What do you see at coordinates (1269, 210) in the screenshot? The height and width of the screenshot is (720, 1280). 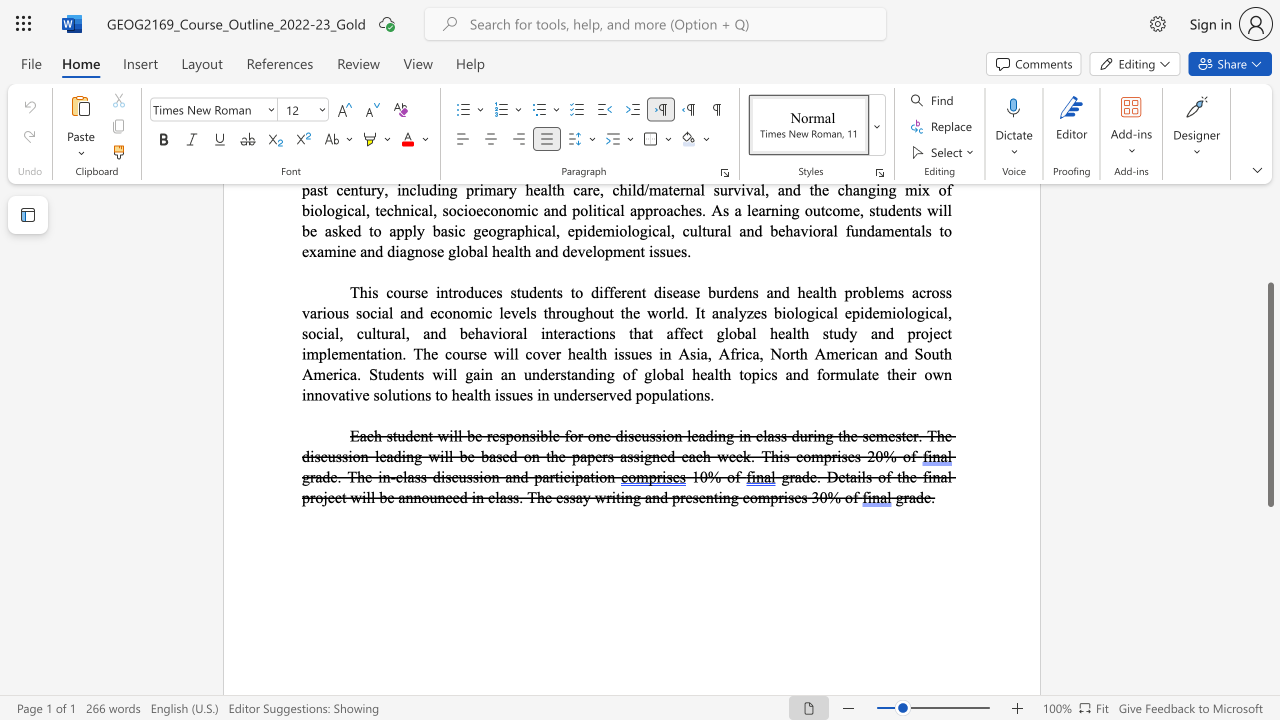 I see `the scrollbar to move the page up` at bounding box center [1269, 210].